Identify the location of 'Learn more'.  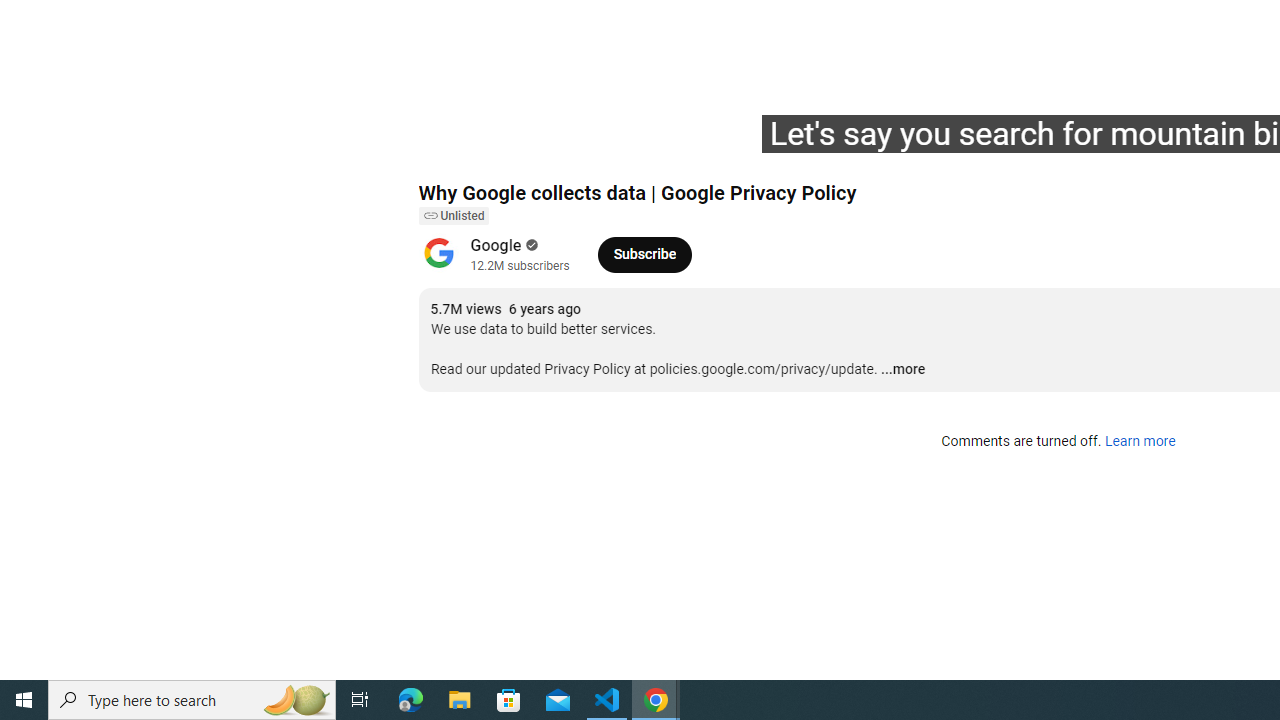
(1139, 441).